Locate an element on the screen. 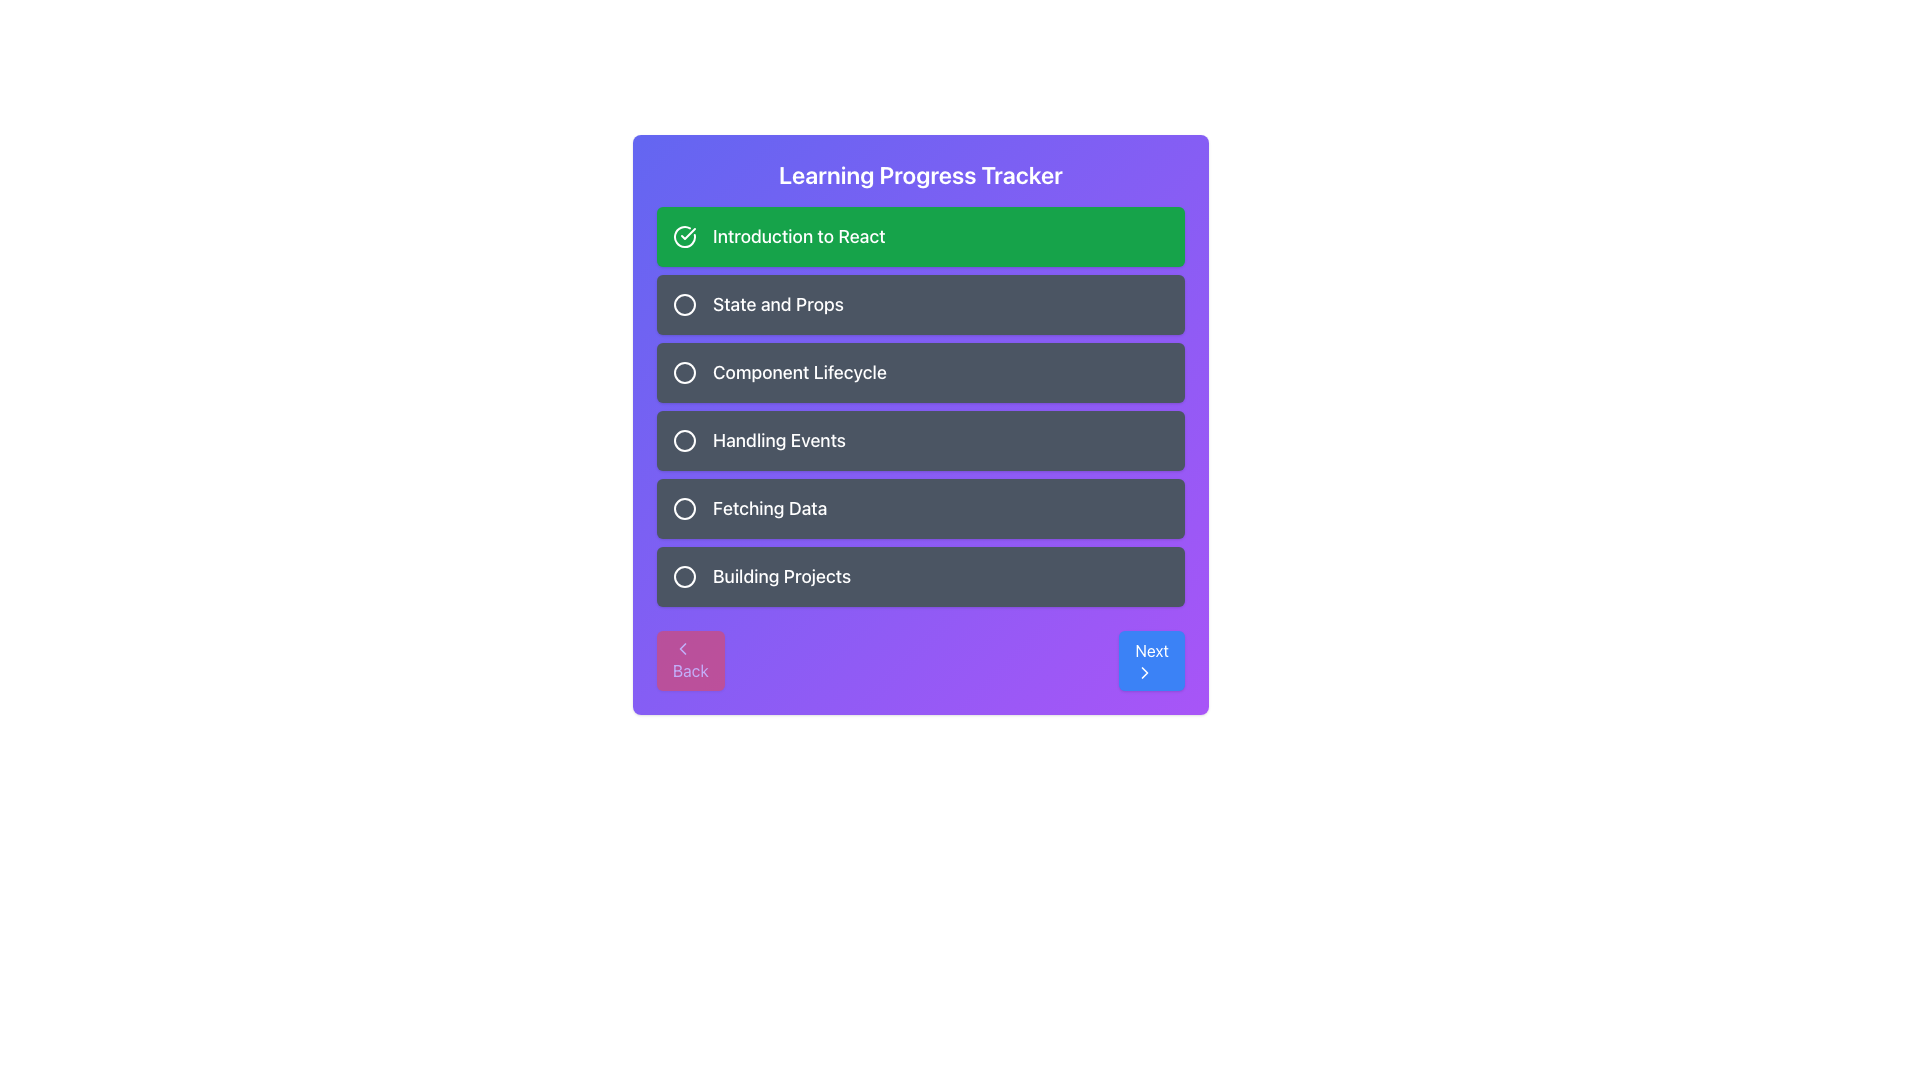  the 'State and Props' button-like list item, which is the second item in a vertical list styled with a rounded border and shadow, located below 'Introduction to React' is located at coordinates (920, 304).